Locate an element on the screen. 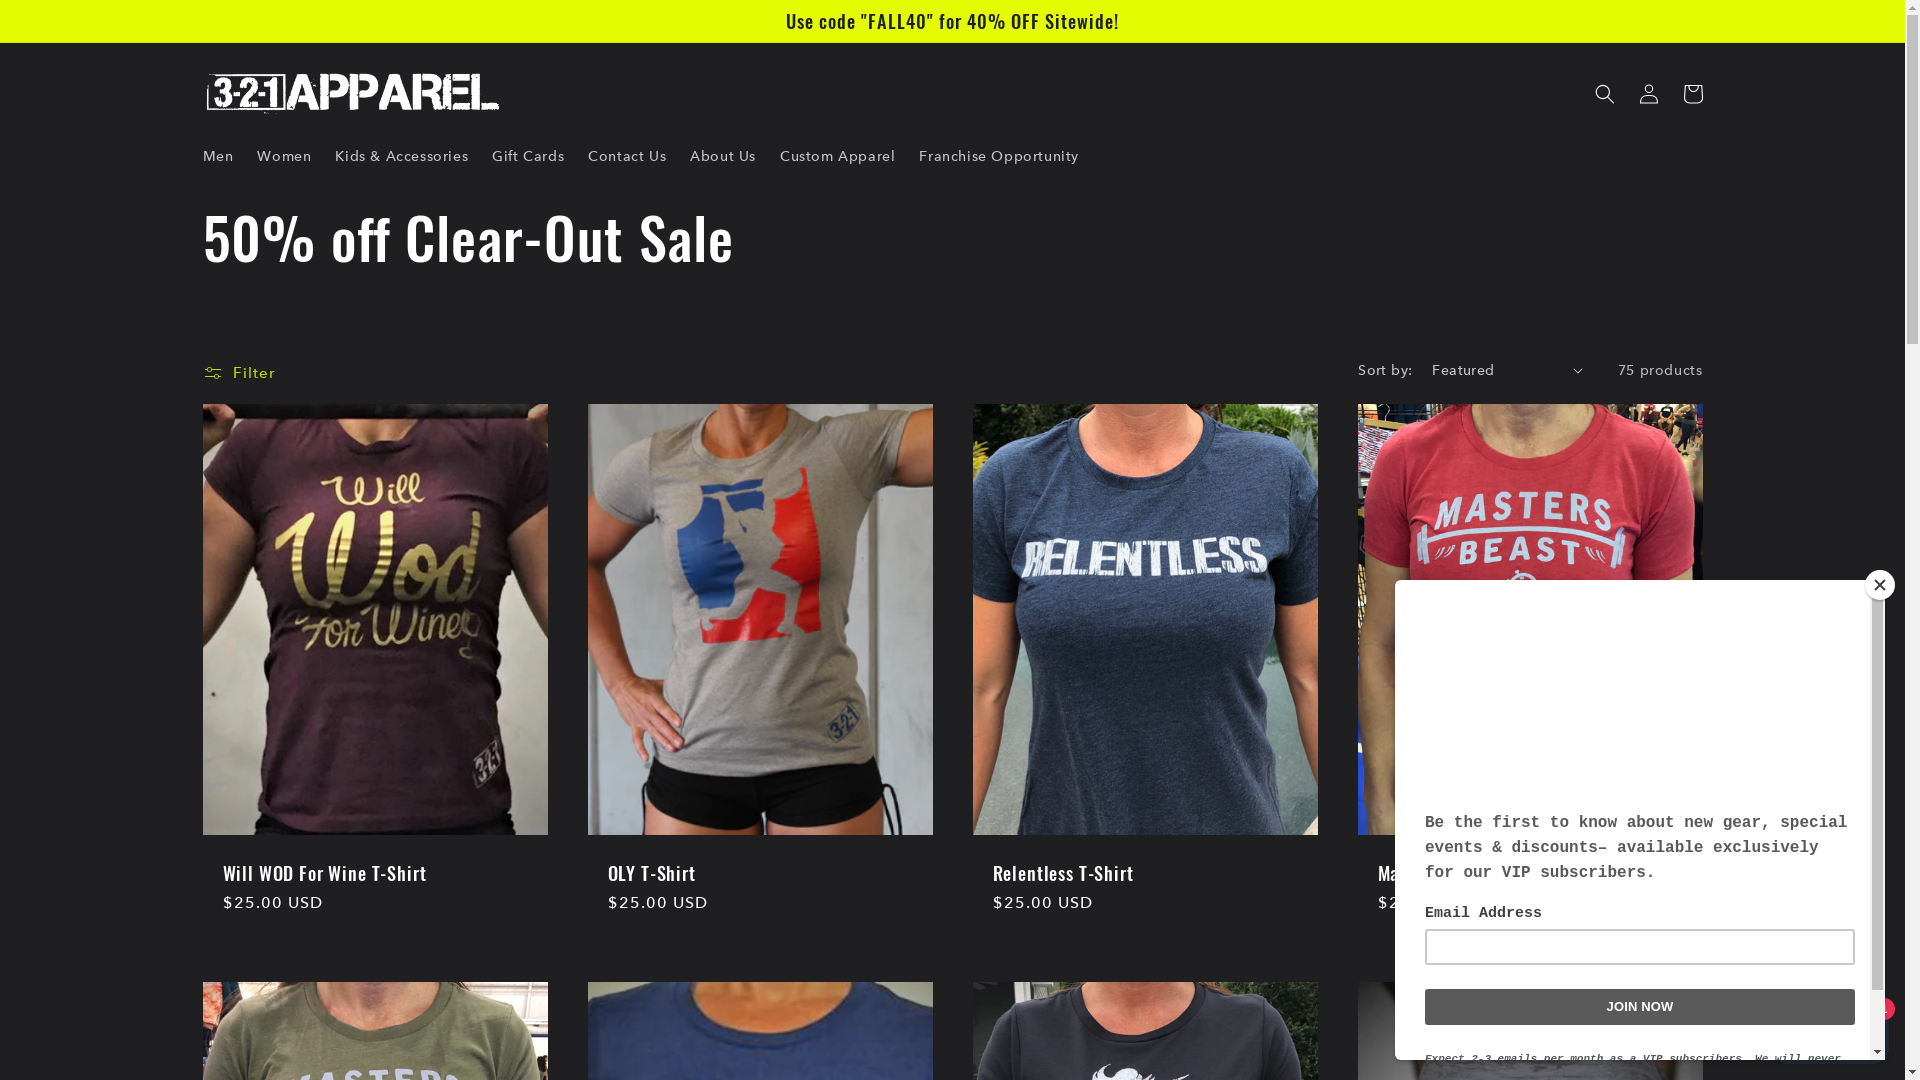  'Masters Beast T-Shirt' is located at coordinates (1529, 871).